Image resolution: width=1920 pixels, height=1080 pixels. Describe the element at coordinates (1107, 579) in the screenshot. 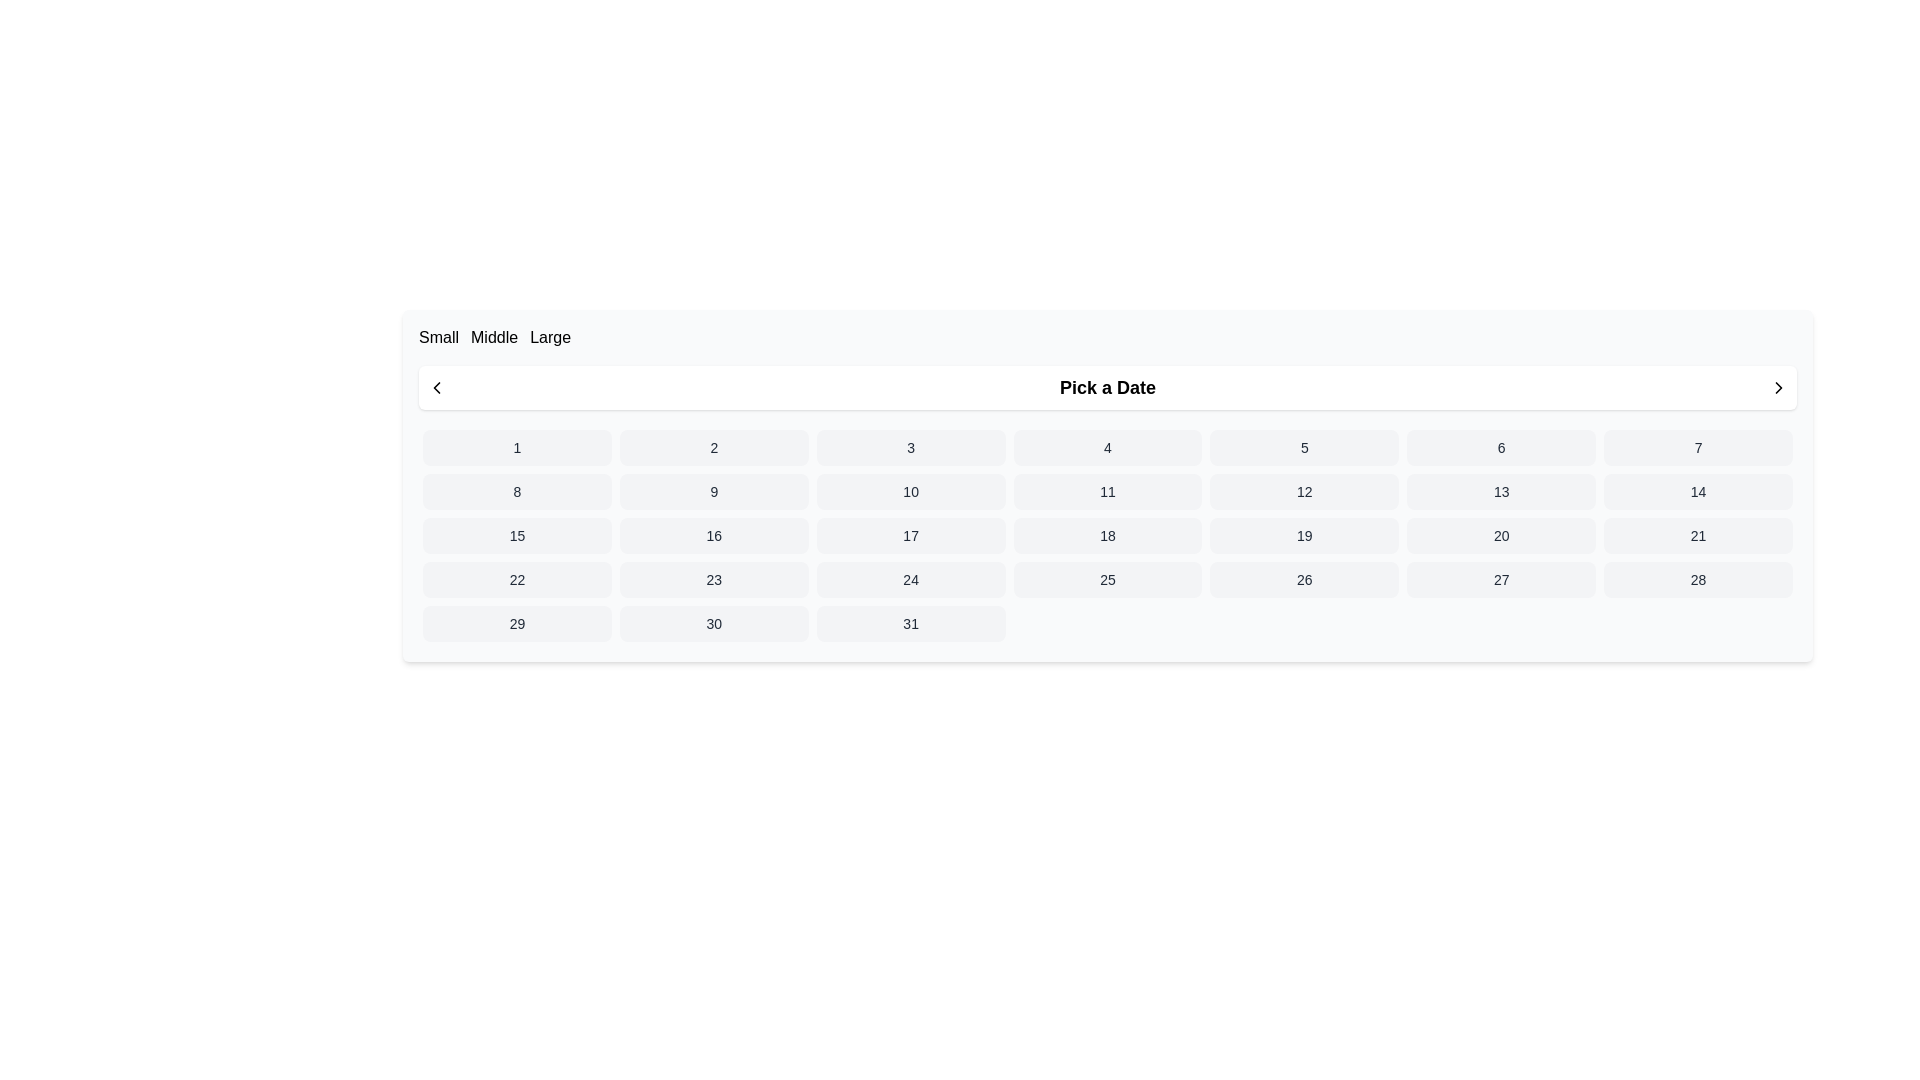

I see `the button in the 4th column of the last row` at that location.